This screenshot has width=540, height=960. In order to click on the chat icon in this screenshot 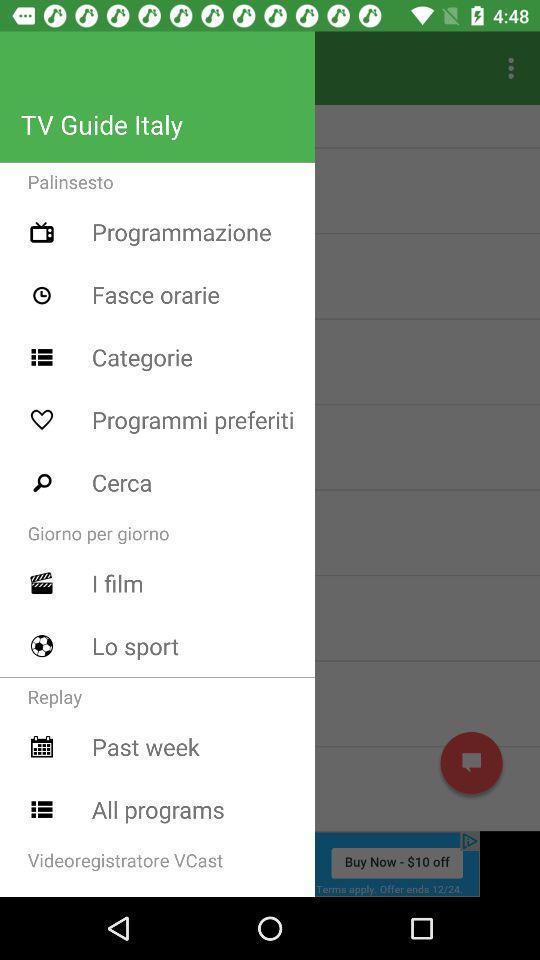, I will do `click(471, 762)`.